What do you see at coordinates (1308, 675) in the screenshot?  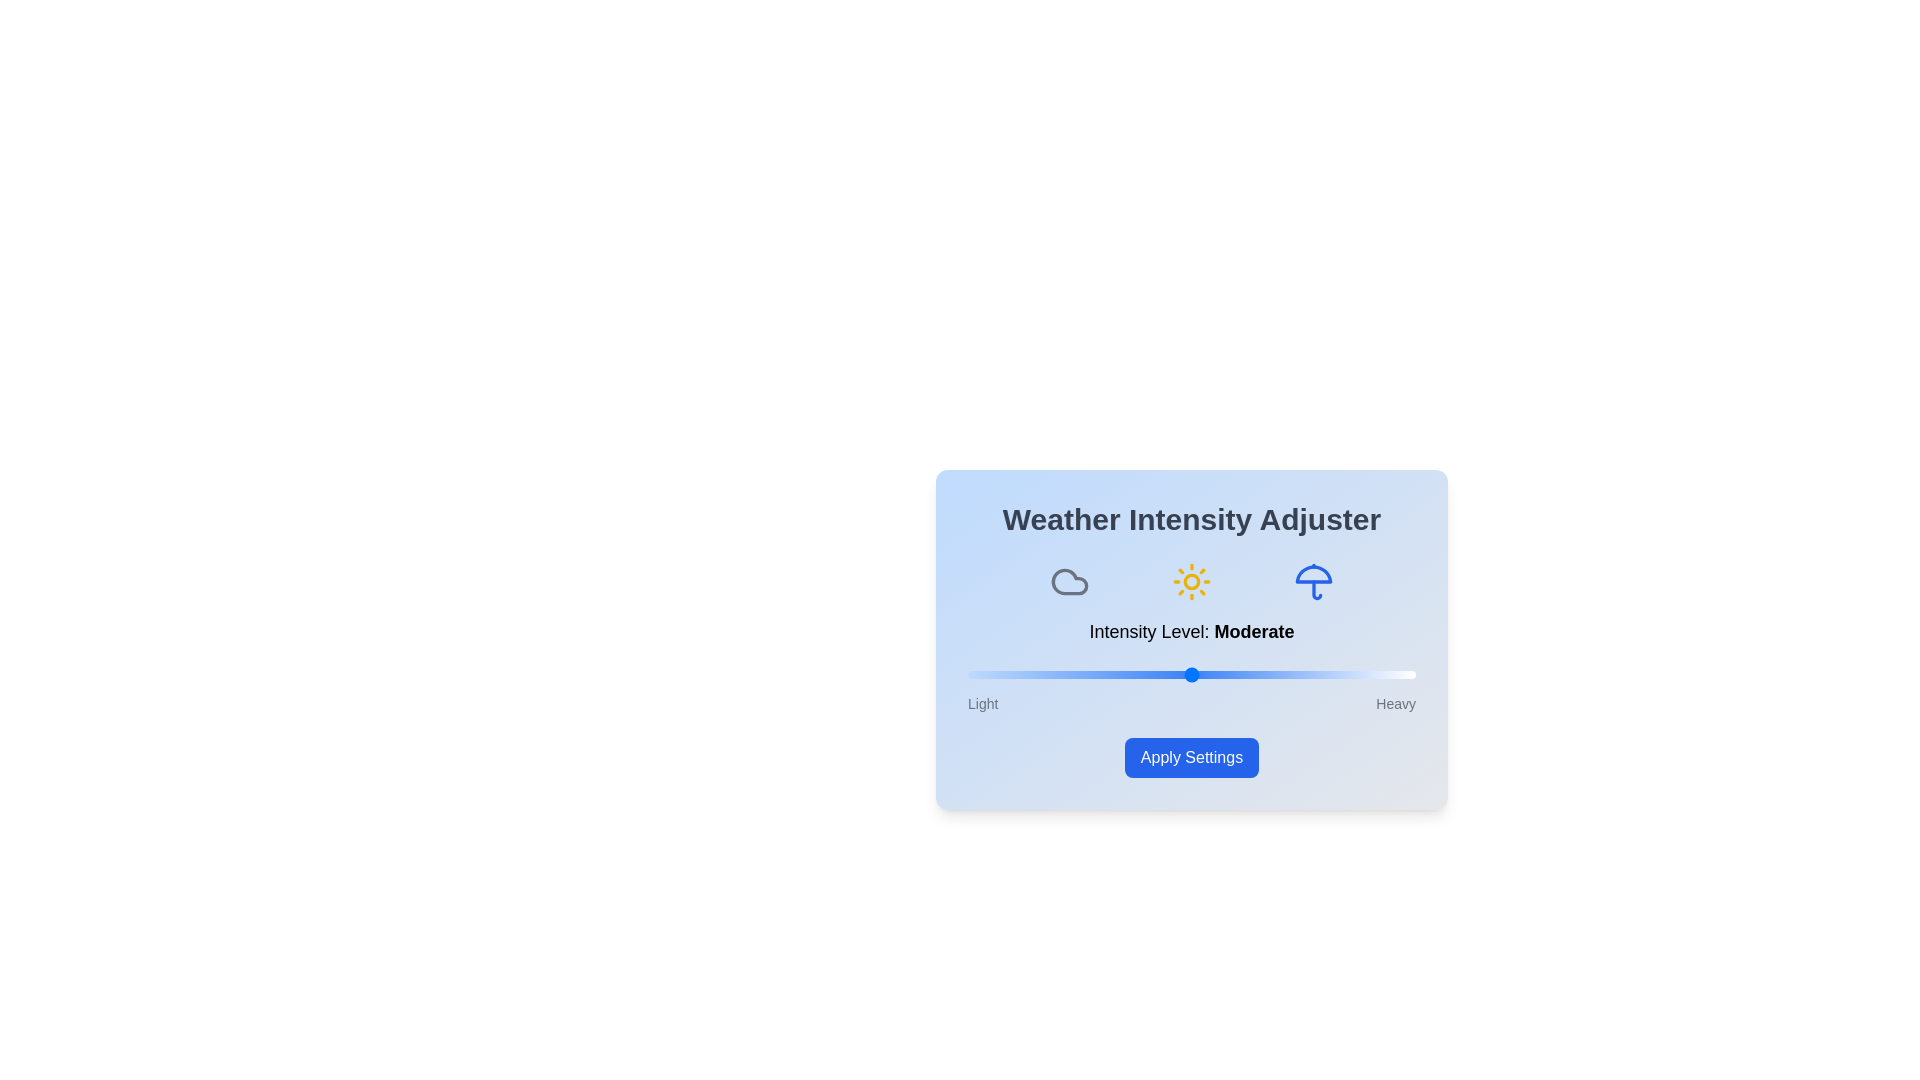 I see `the weather intensity slider to 76%` at bounding box center [1308, 675].